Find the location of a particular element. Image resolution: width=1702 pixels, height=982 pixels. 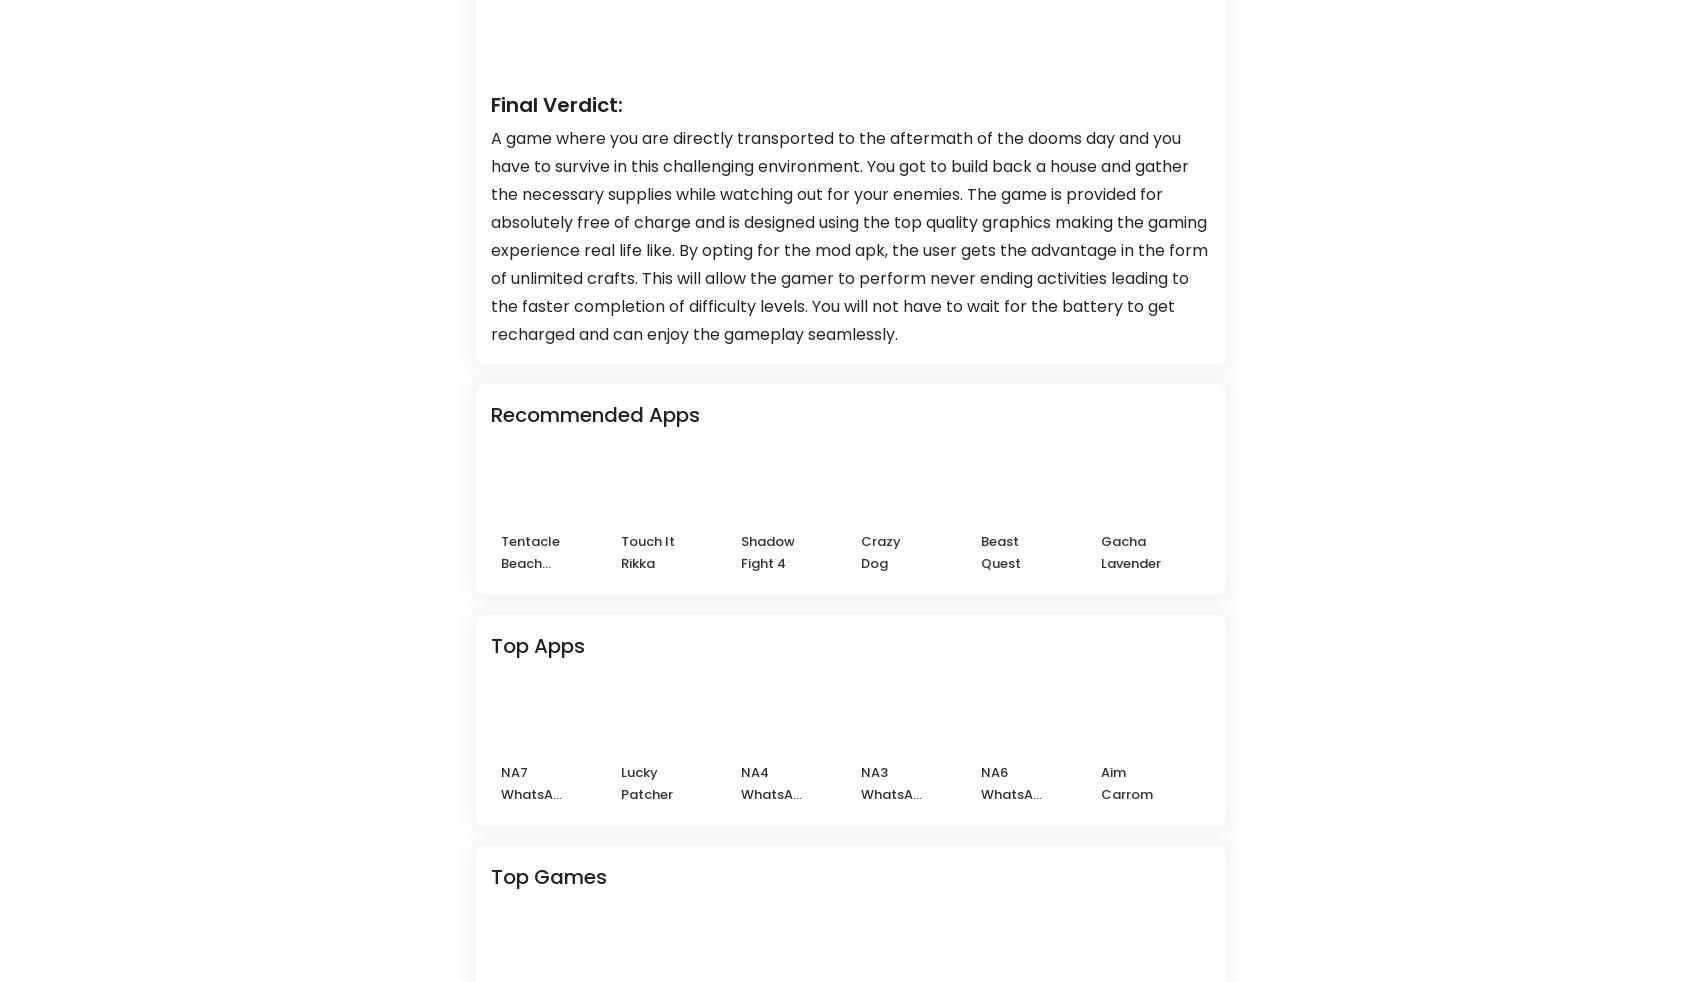

'Recommended Apps' is located at coordinates (595, 414).